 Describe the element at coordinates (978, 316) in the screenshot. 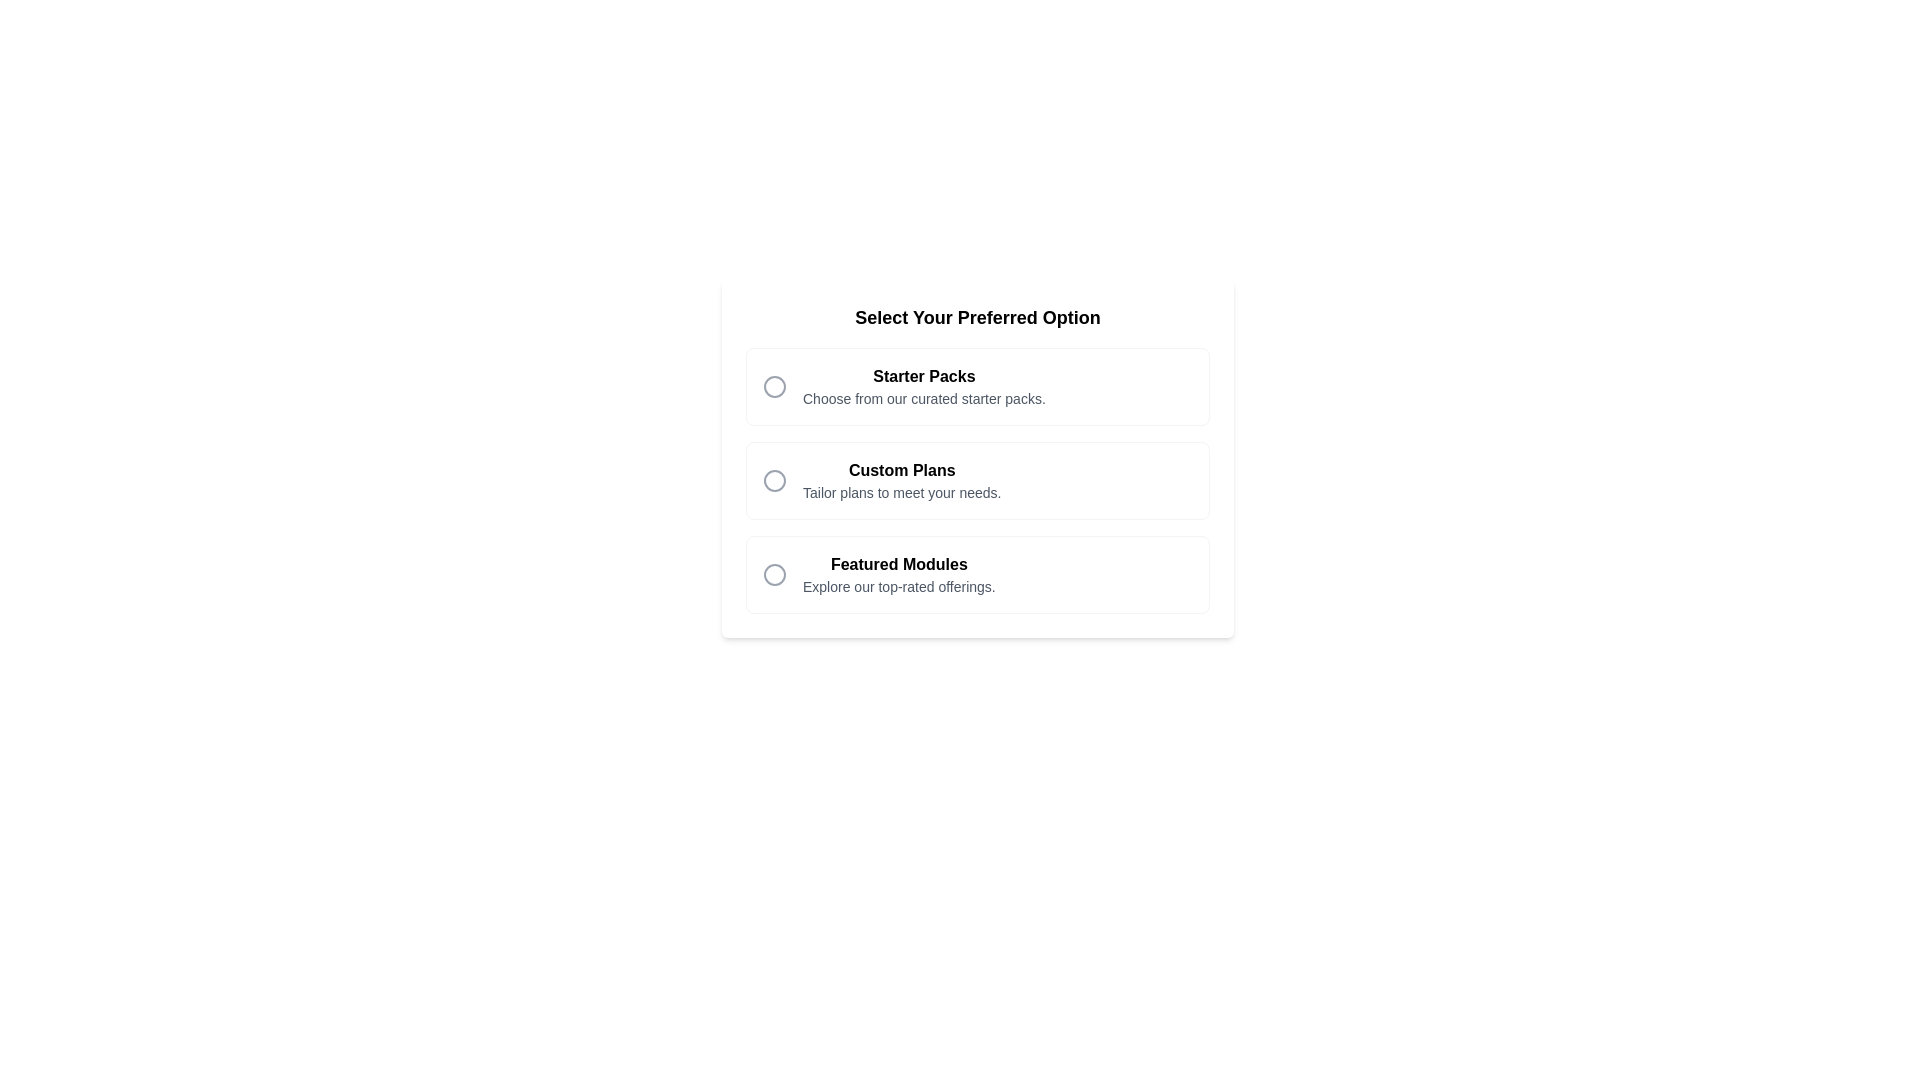

I see `the Text Label that serves as a heading for the section explaining the purpose of selecting a preferred option` at that location.